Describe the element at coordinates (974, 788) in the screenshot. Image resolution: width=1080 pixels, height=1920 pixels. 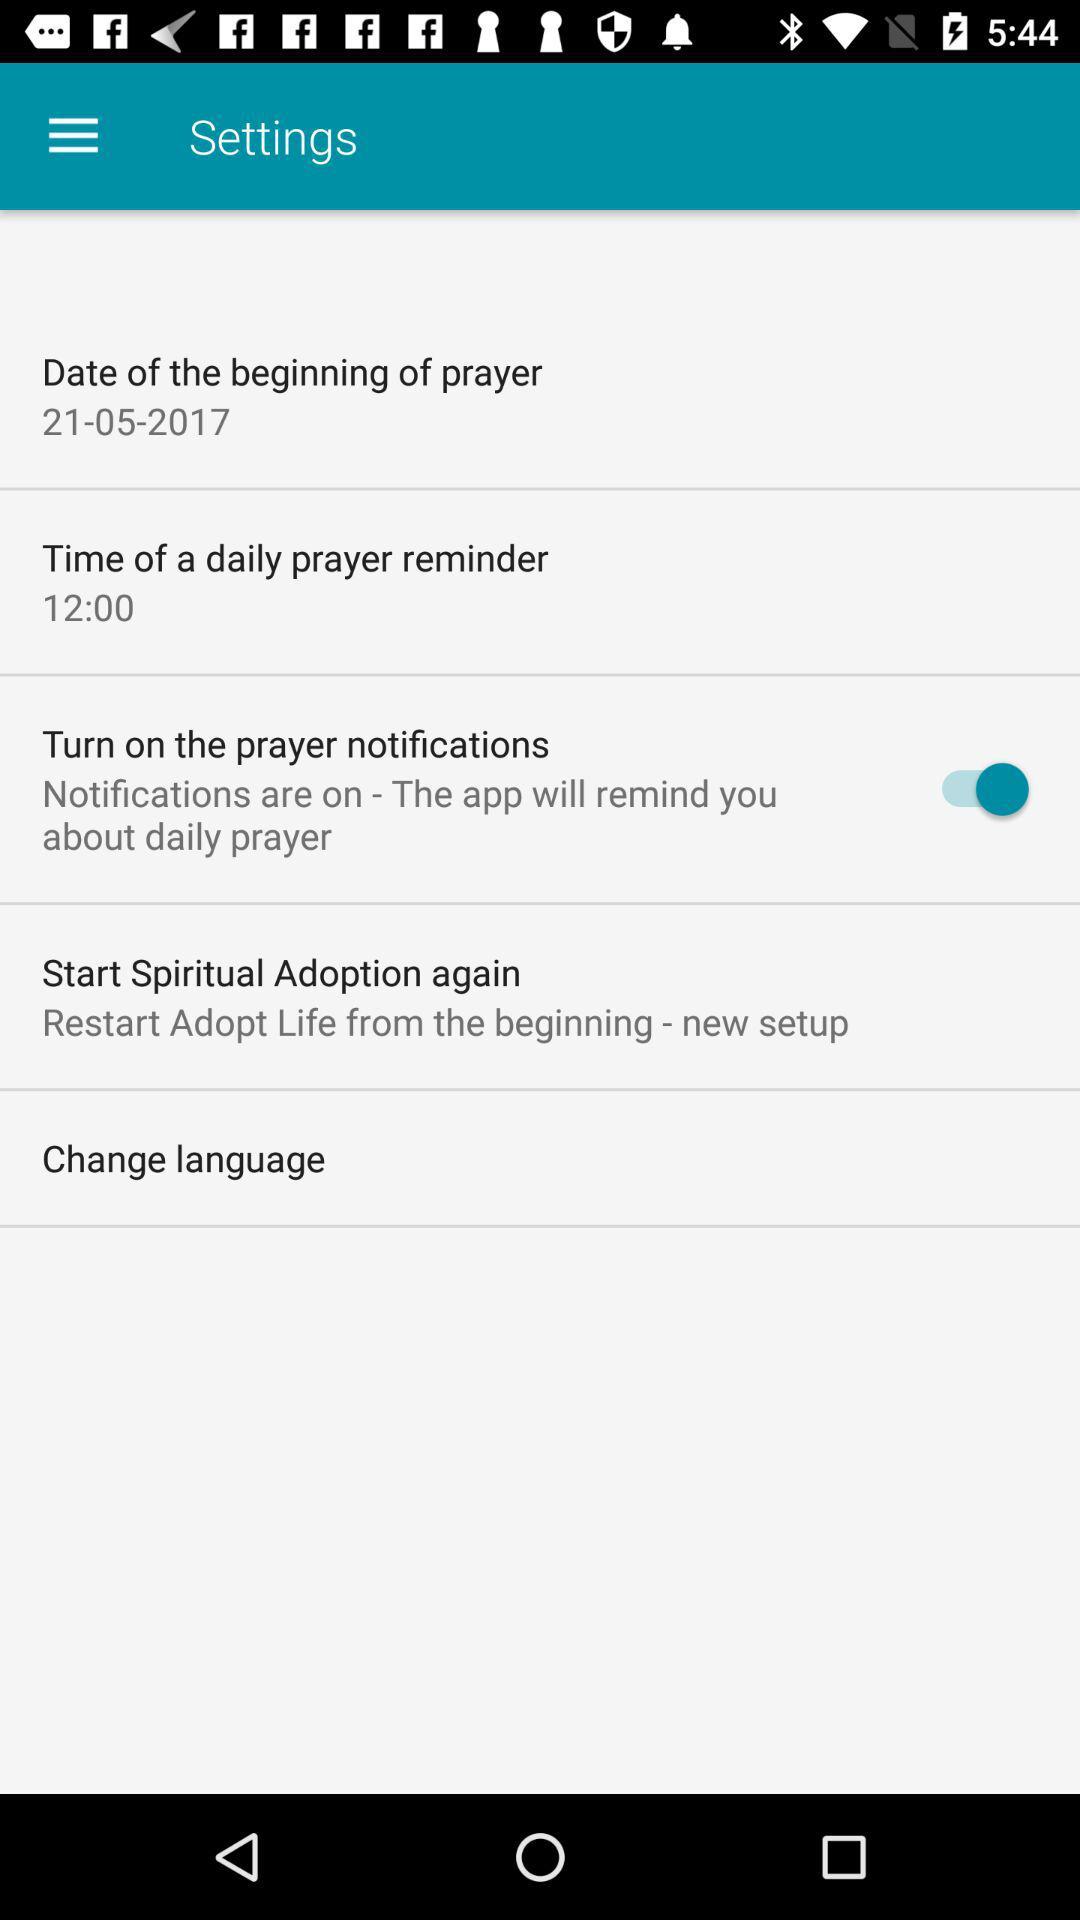
I see `item next to notifications are on icon` at that location.